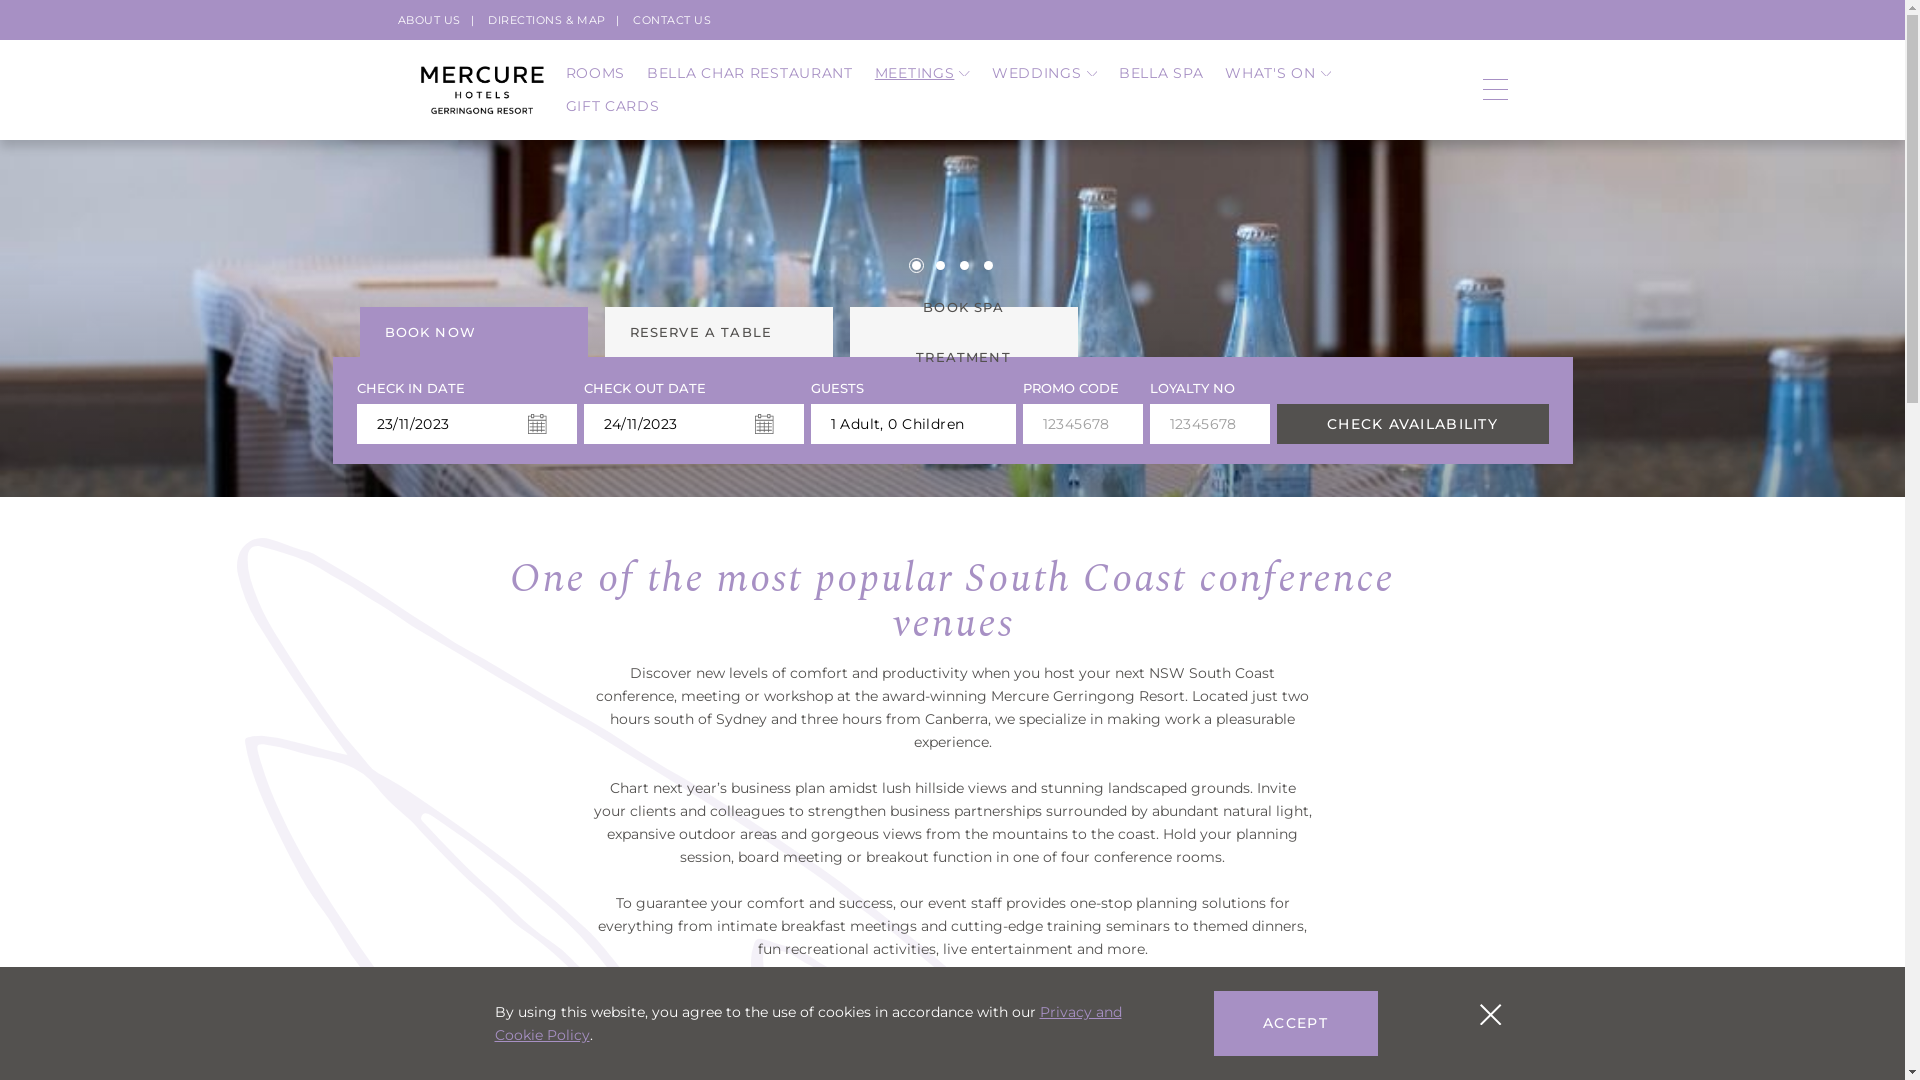 The width and height of the screenshot is (1920, 1080). I want to click on 'GIFT CARDS', so click(612, 106).